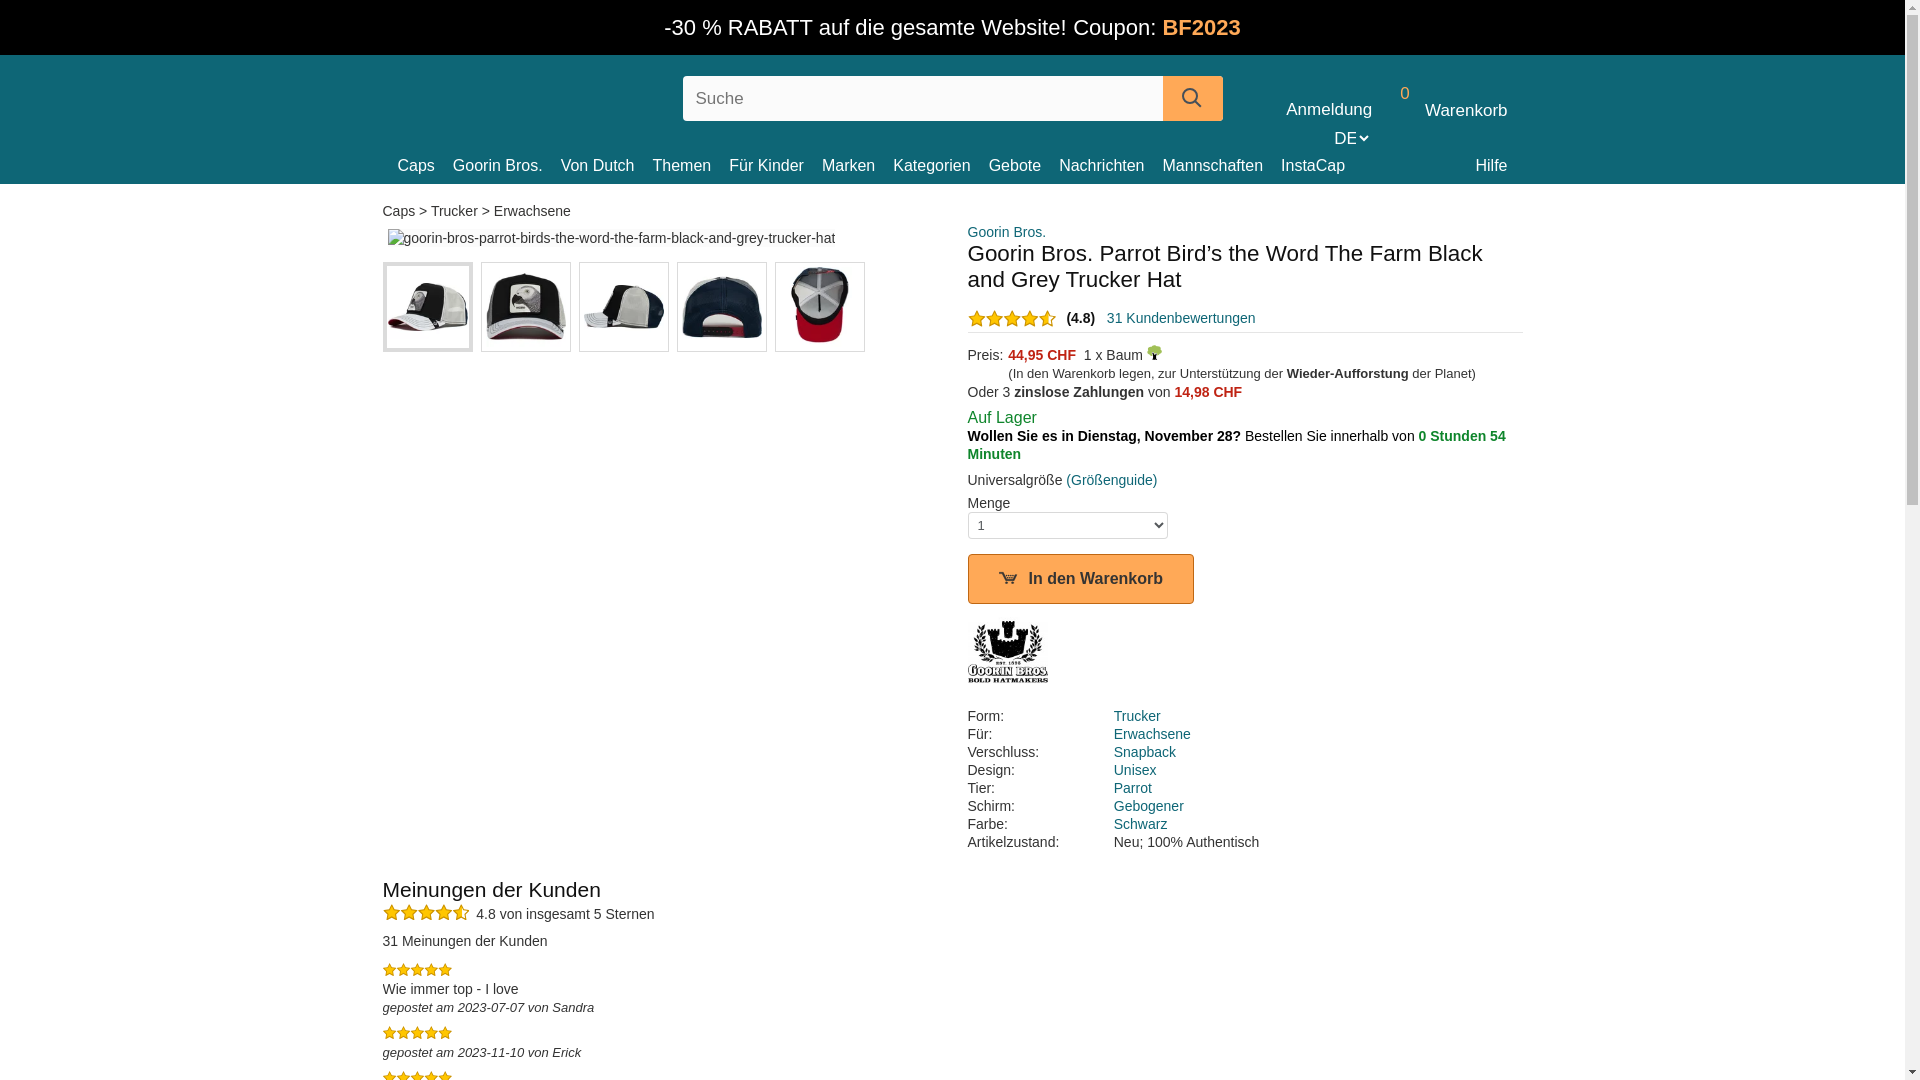 Image resolution: width=1920 pixels, height=1080 pixels. I want to click on 'Marken', so click(821, 164).